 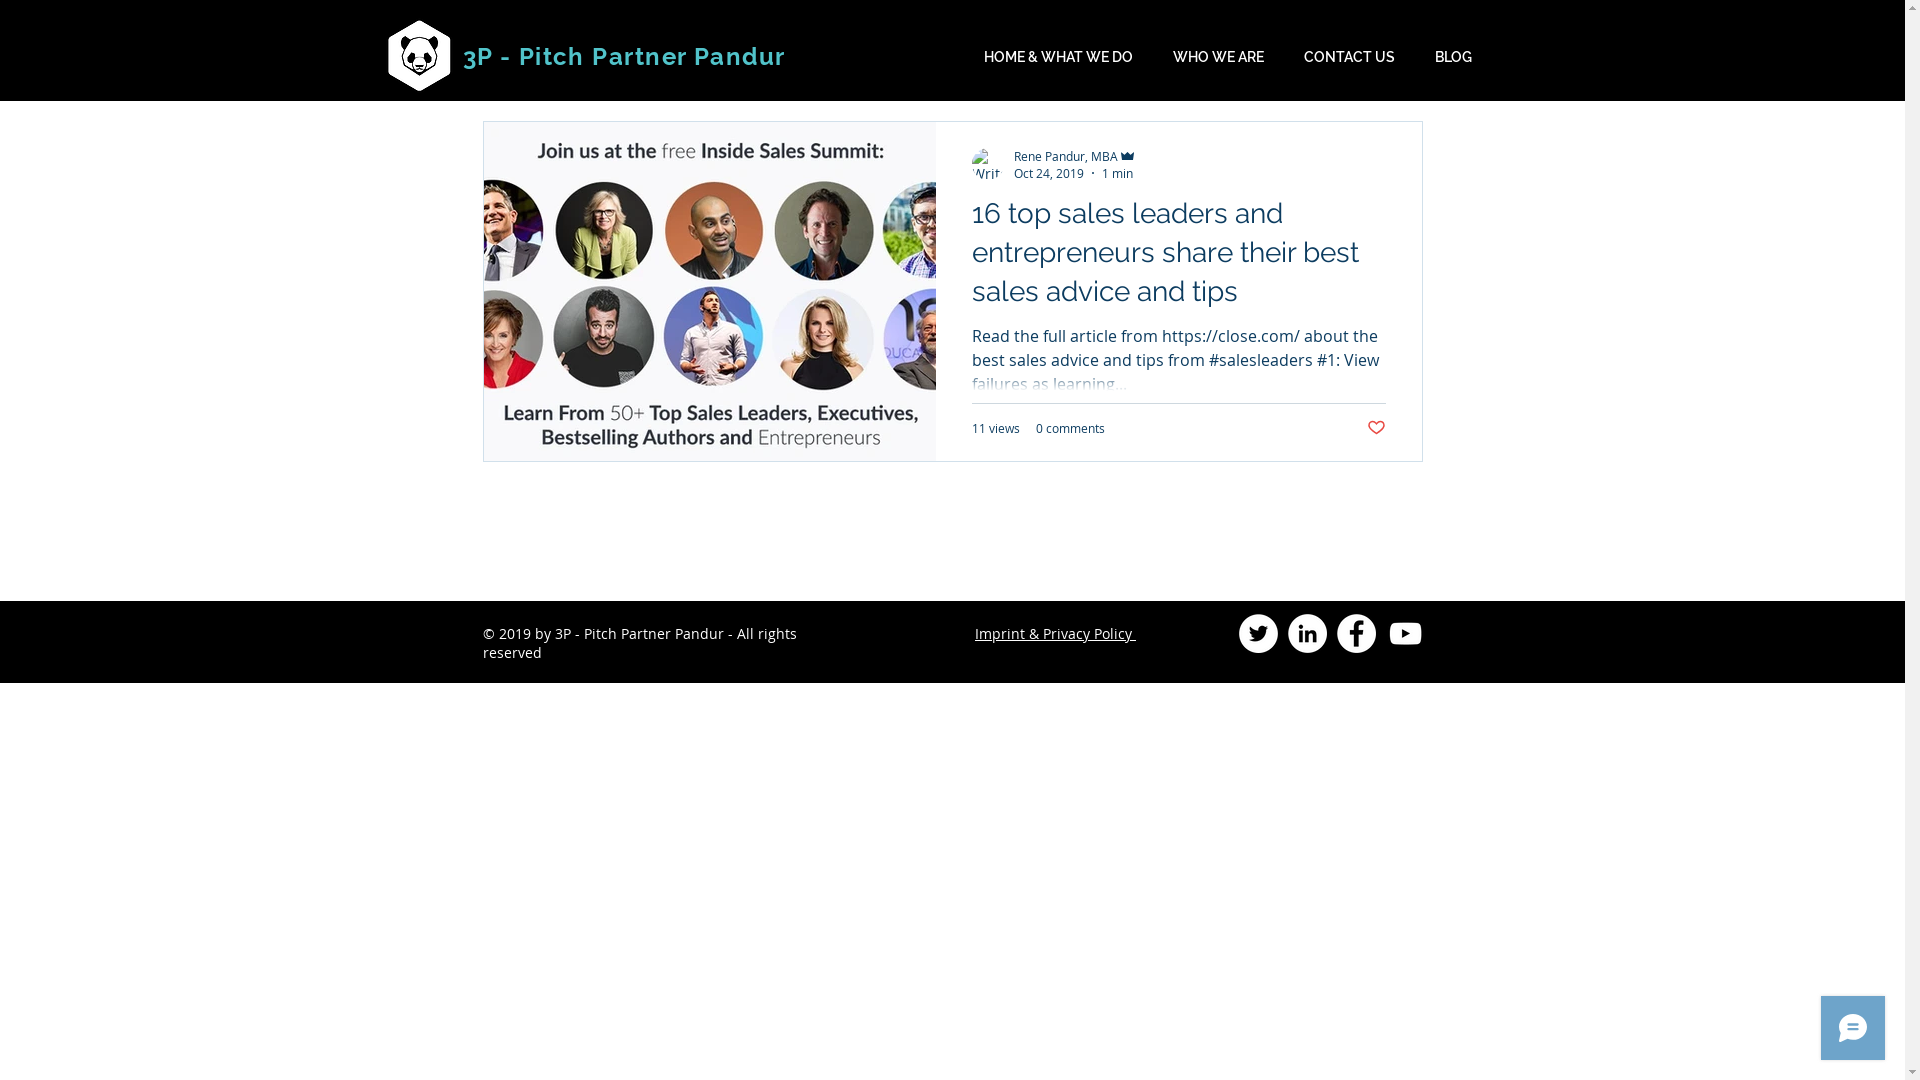 I want to click on 'CONTACT US', so click(x=1349, y=56).